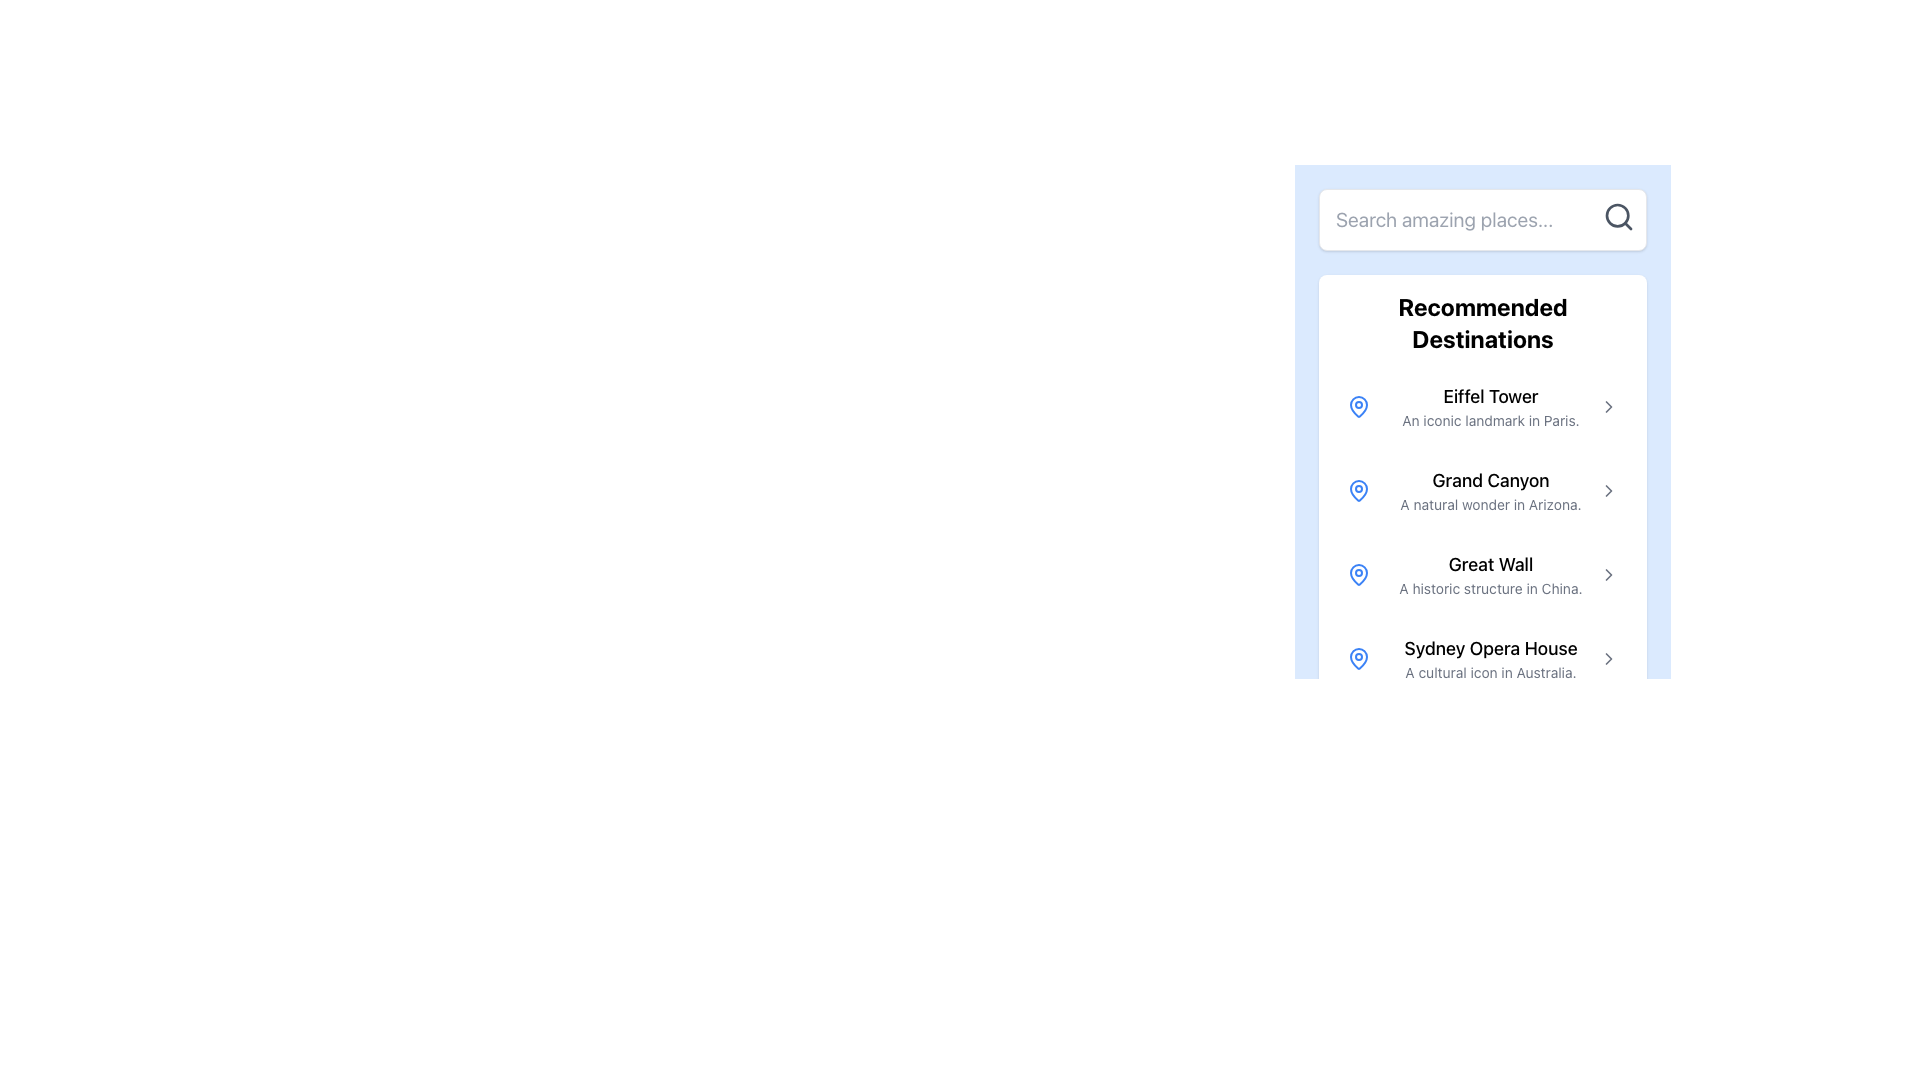 The image size is (1920, 1080). What do you see at coordinates (1491, 419) in the screenshot?
I see `the text label that reads 'An iconic landmark in Paris.' which is positioned below the main title 'Eiffel Tower.'` at bounding box center [1491, 419].